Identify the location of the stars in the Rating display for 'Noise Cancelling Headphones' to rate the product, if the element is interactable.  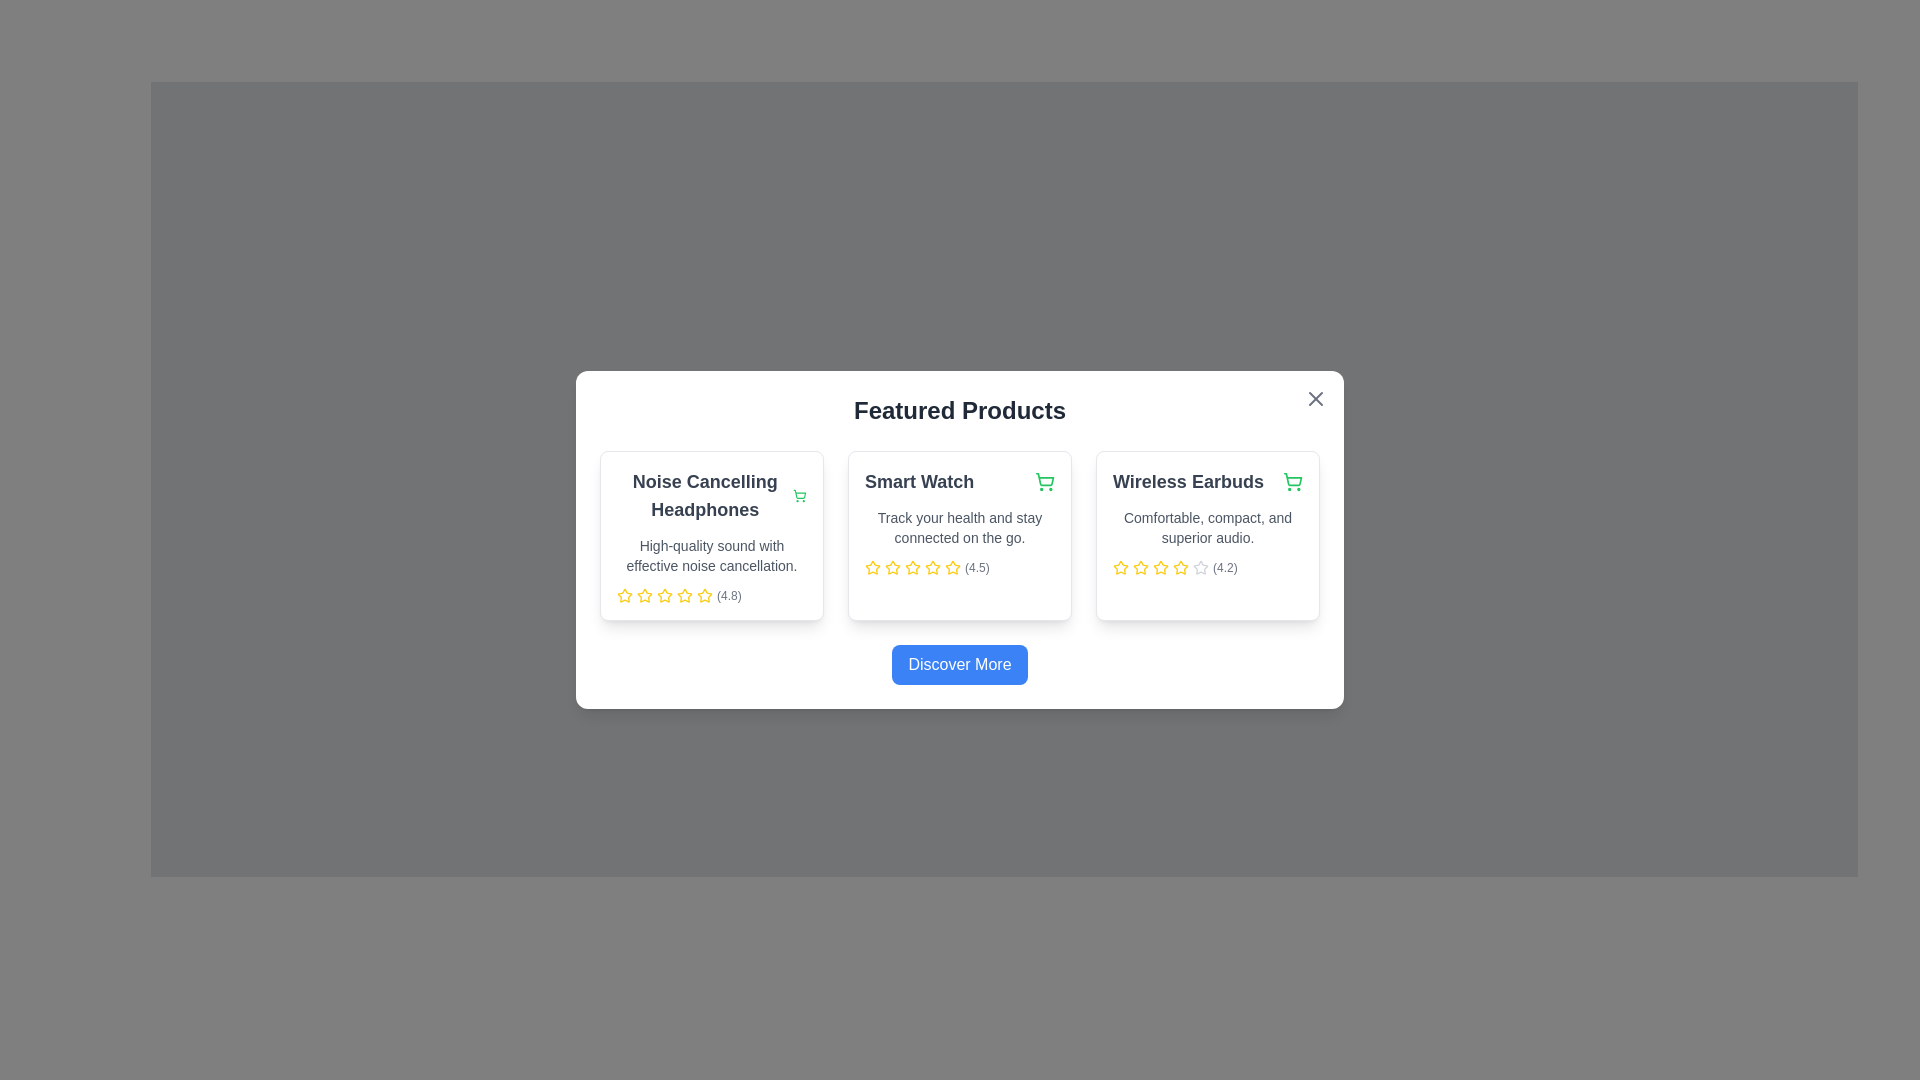
(711, 595).